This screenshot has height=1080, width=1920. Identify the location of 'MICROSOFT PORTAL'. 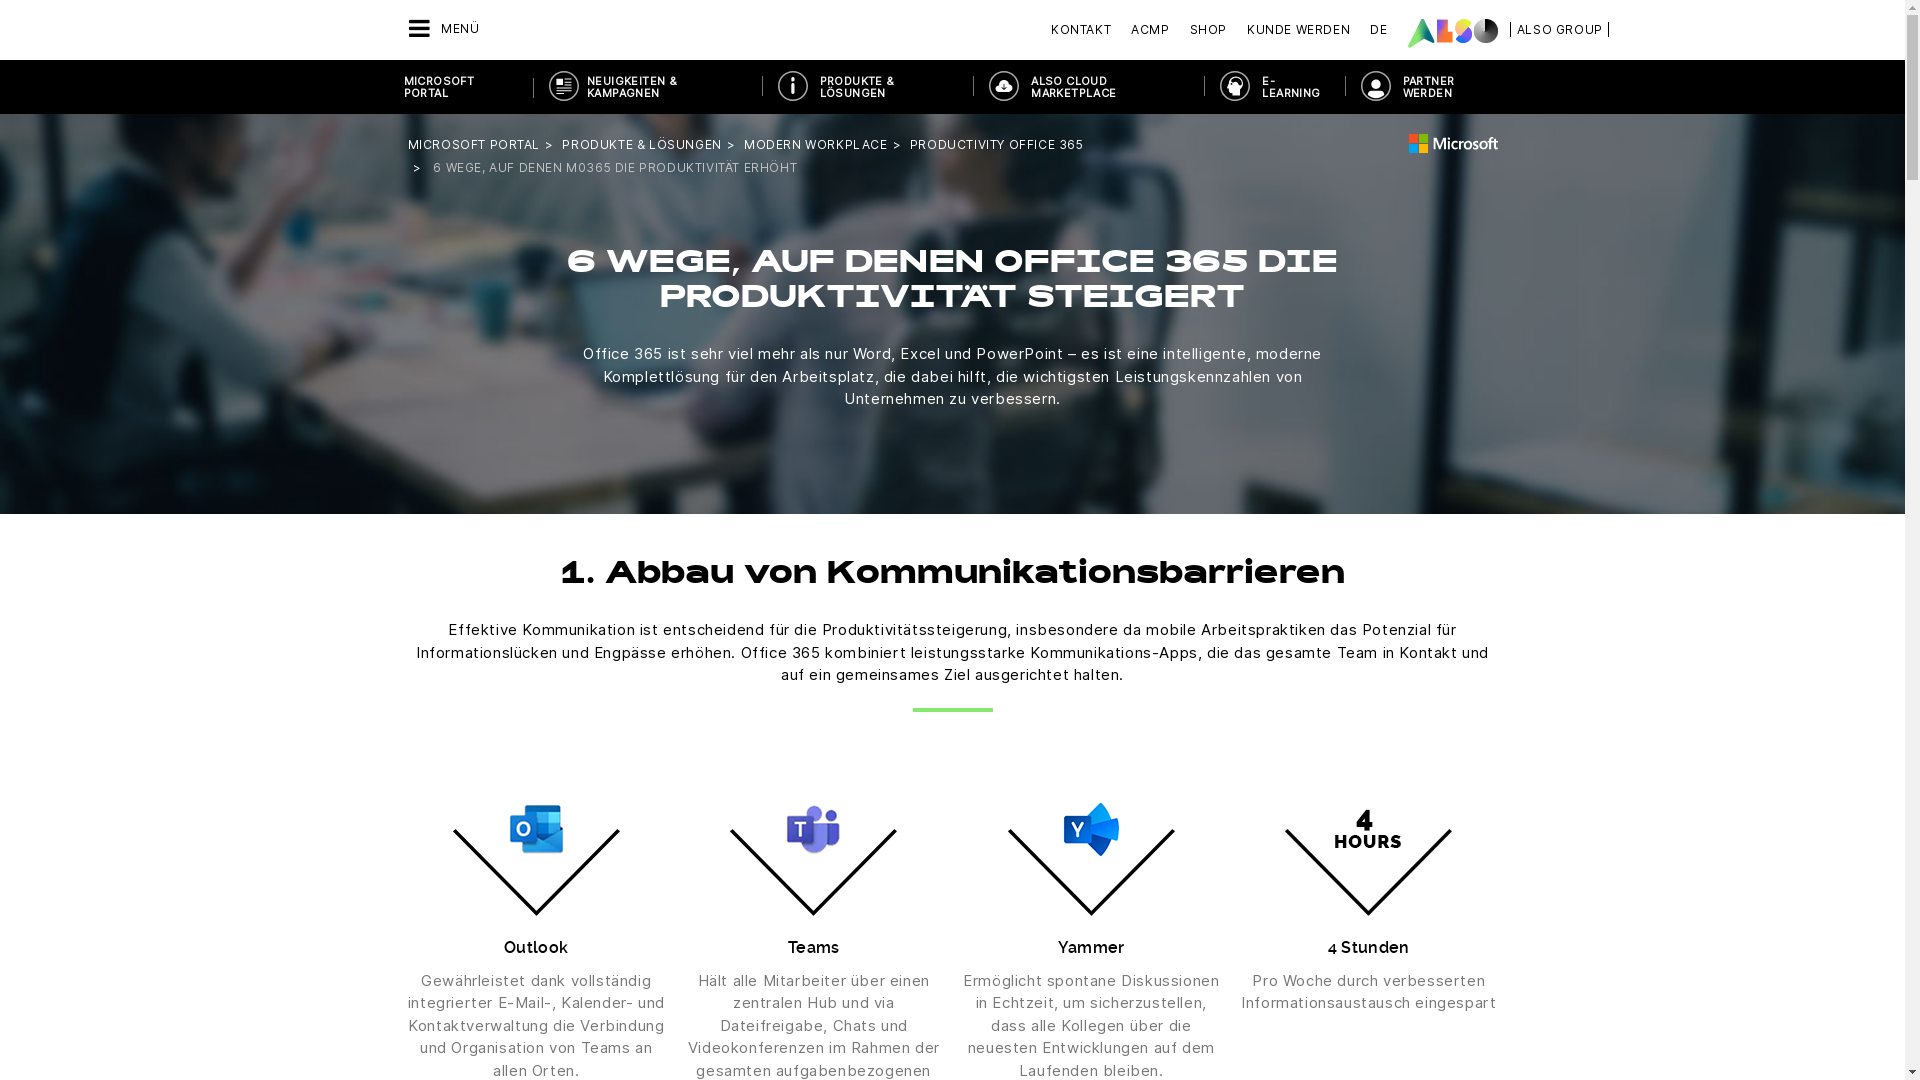
(459, 86).